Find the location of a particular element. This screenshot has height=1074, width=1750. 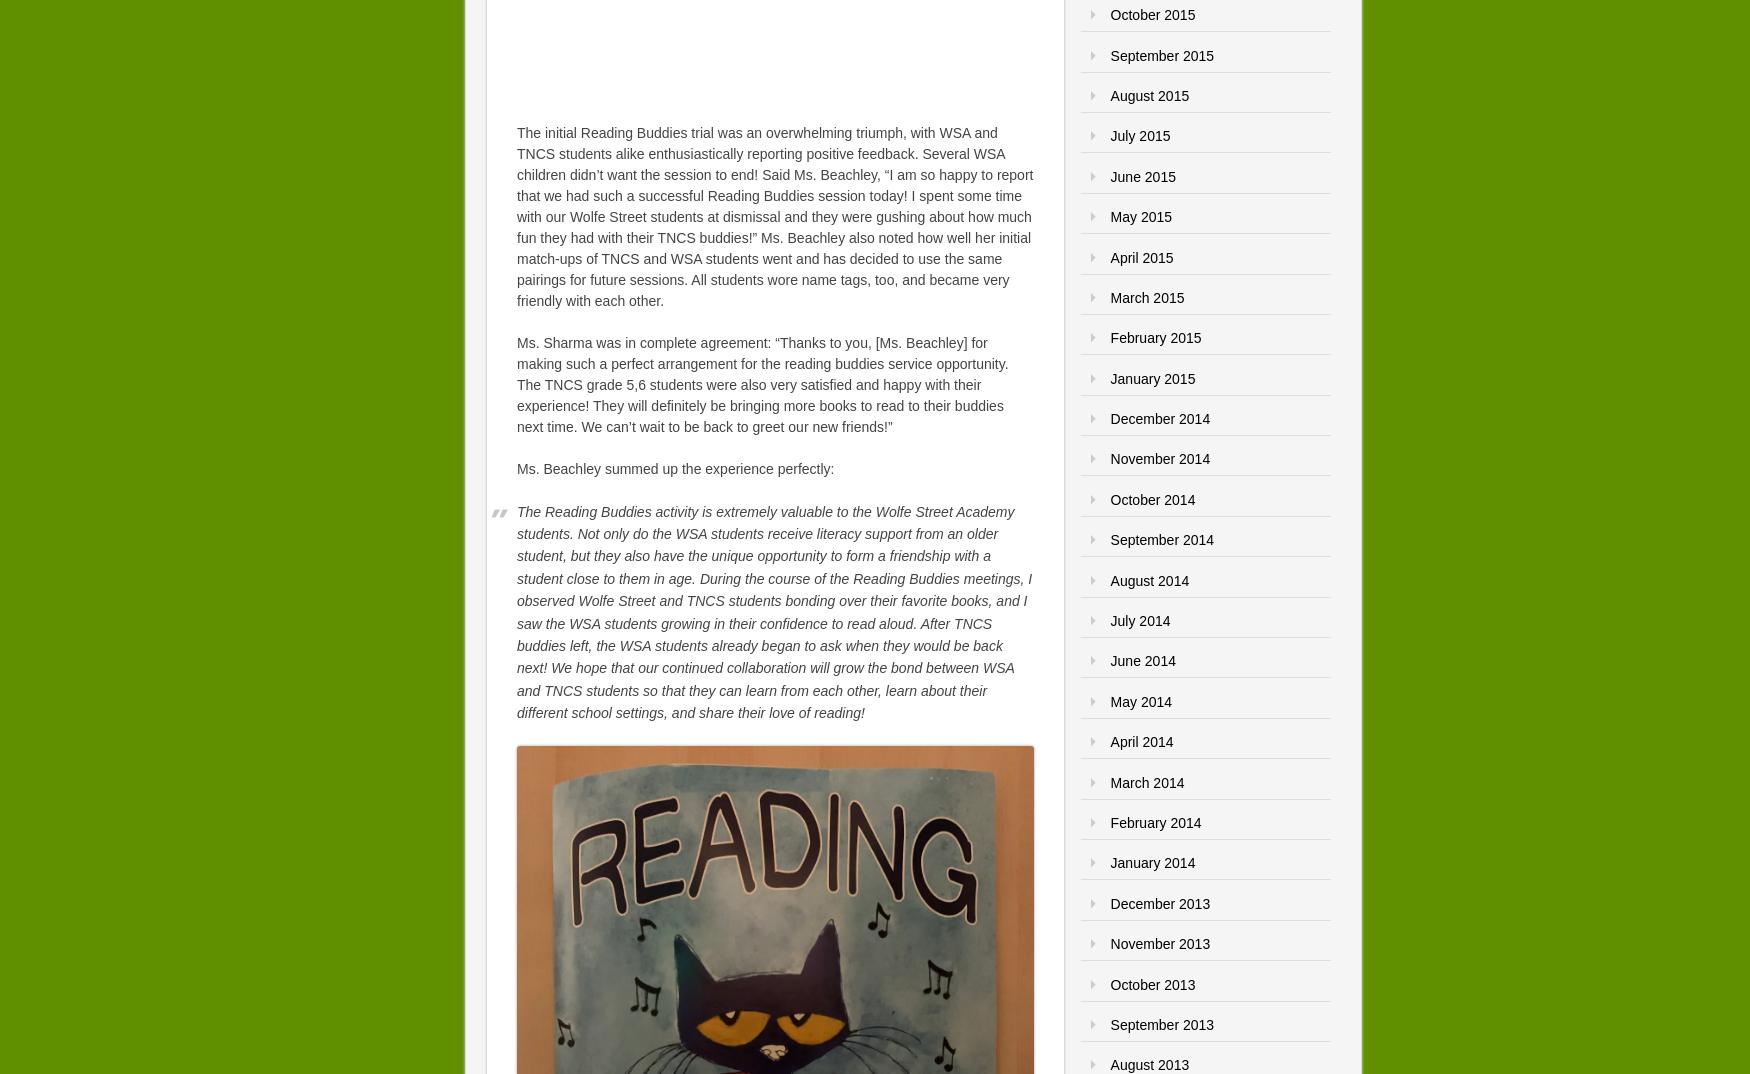

'October 2014' is located at coordinates (1151, 498).